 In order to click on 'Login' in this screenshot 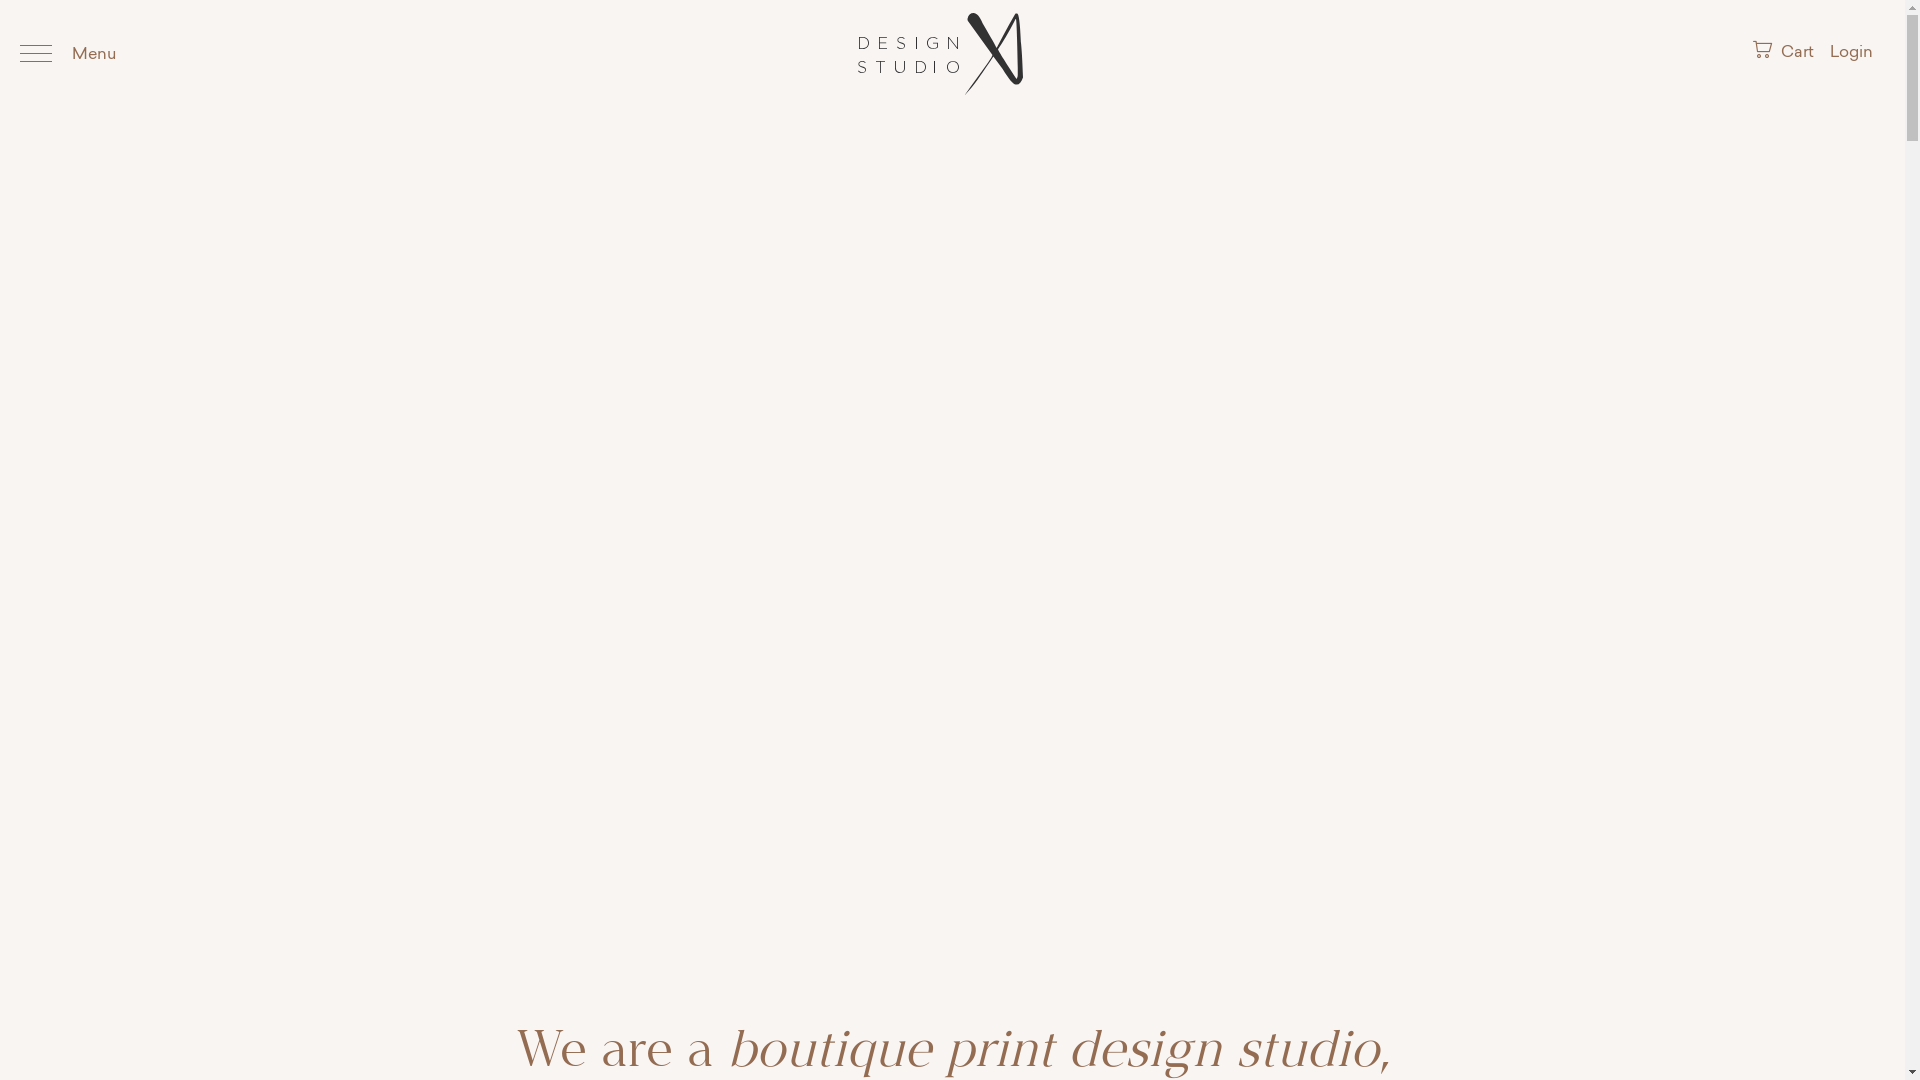, I will do `click(1850, 52)`.